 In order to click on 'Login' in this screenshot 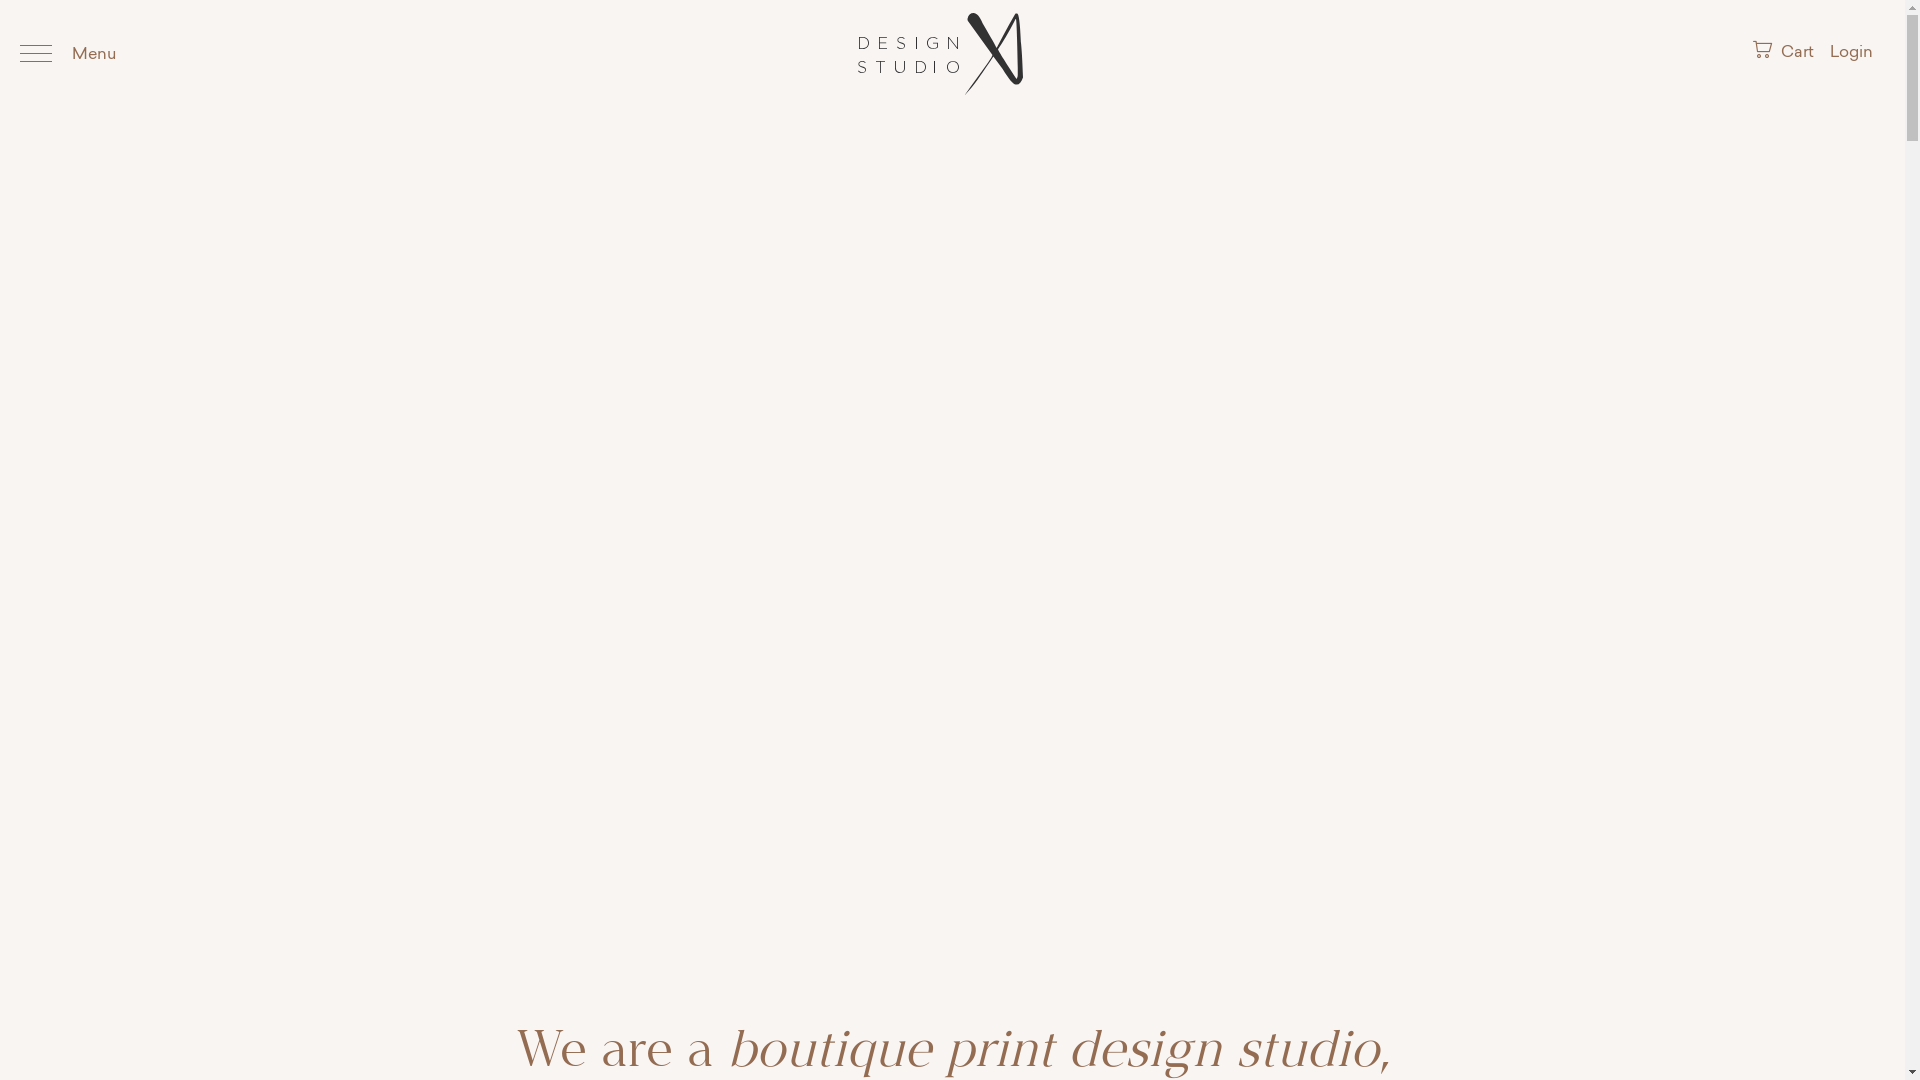, I will do `click(1850, 52)`.